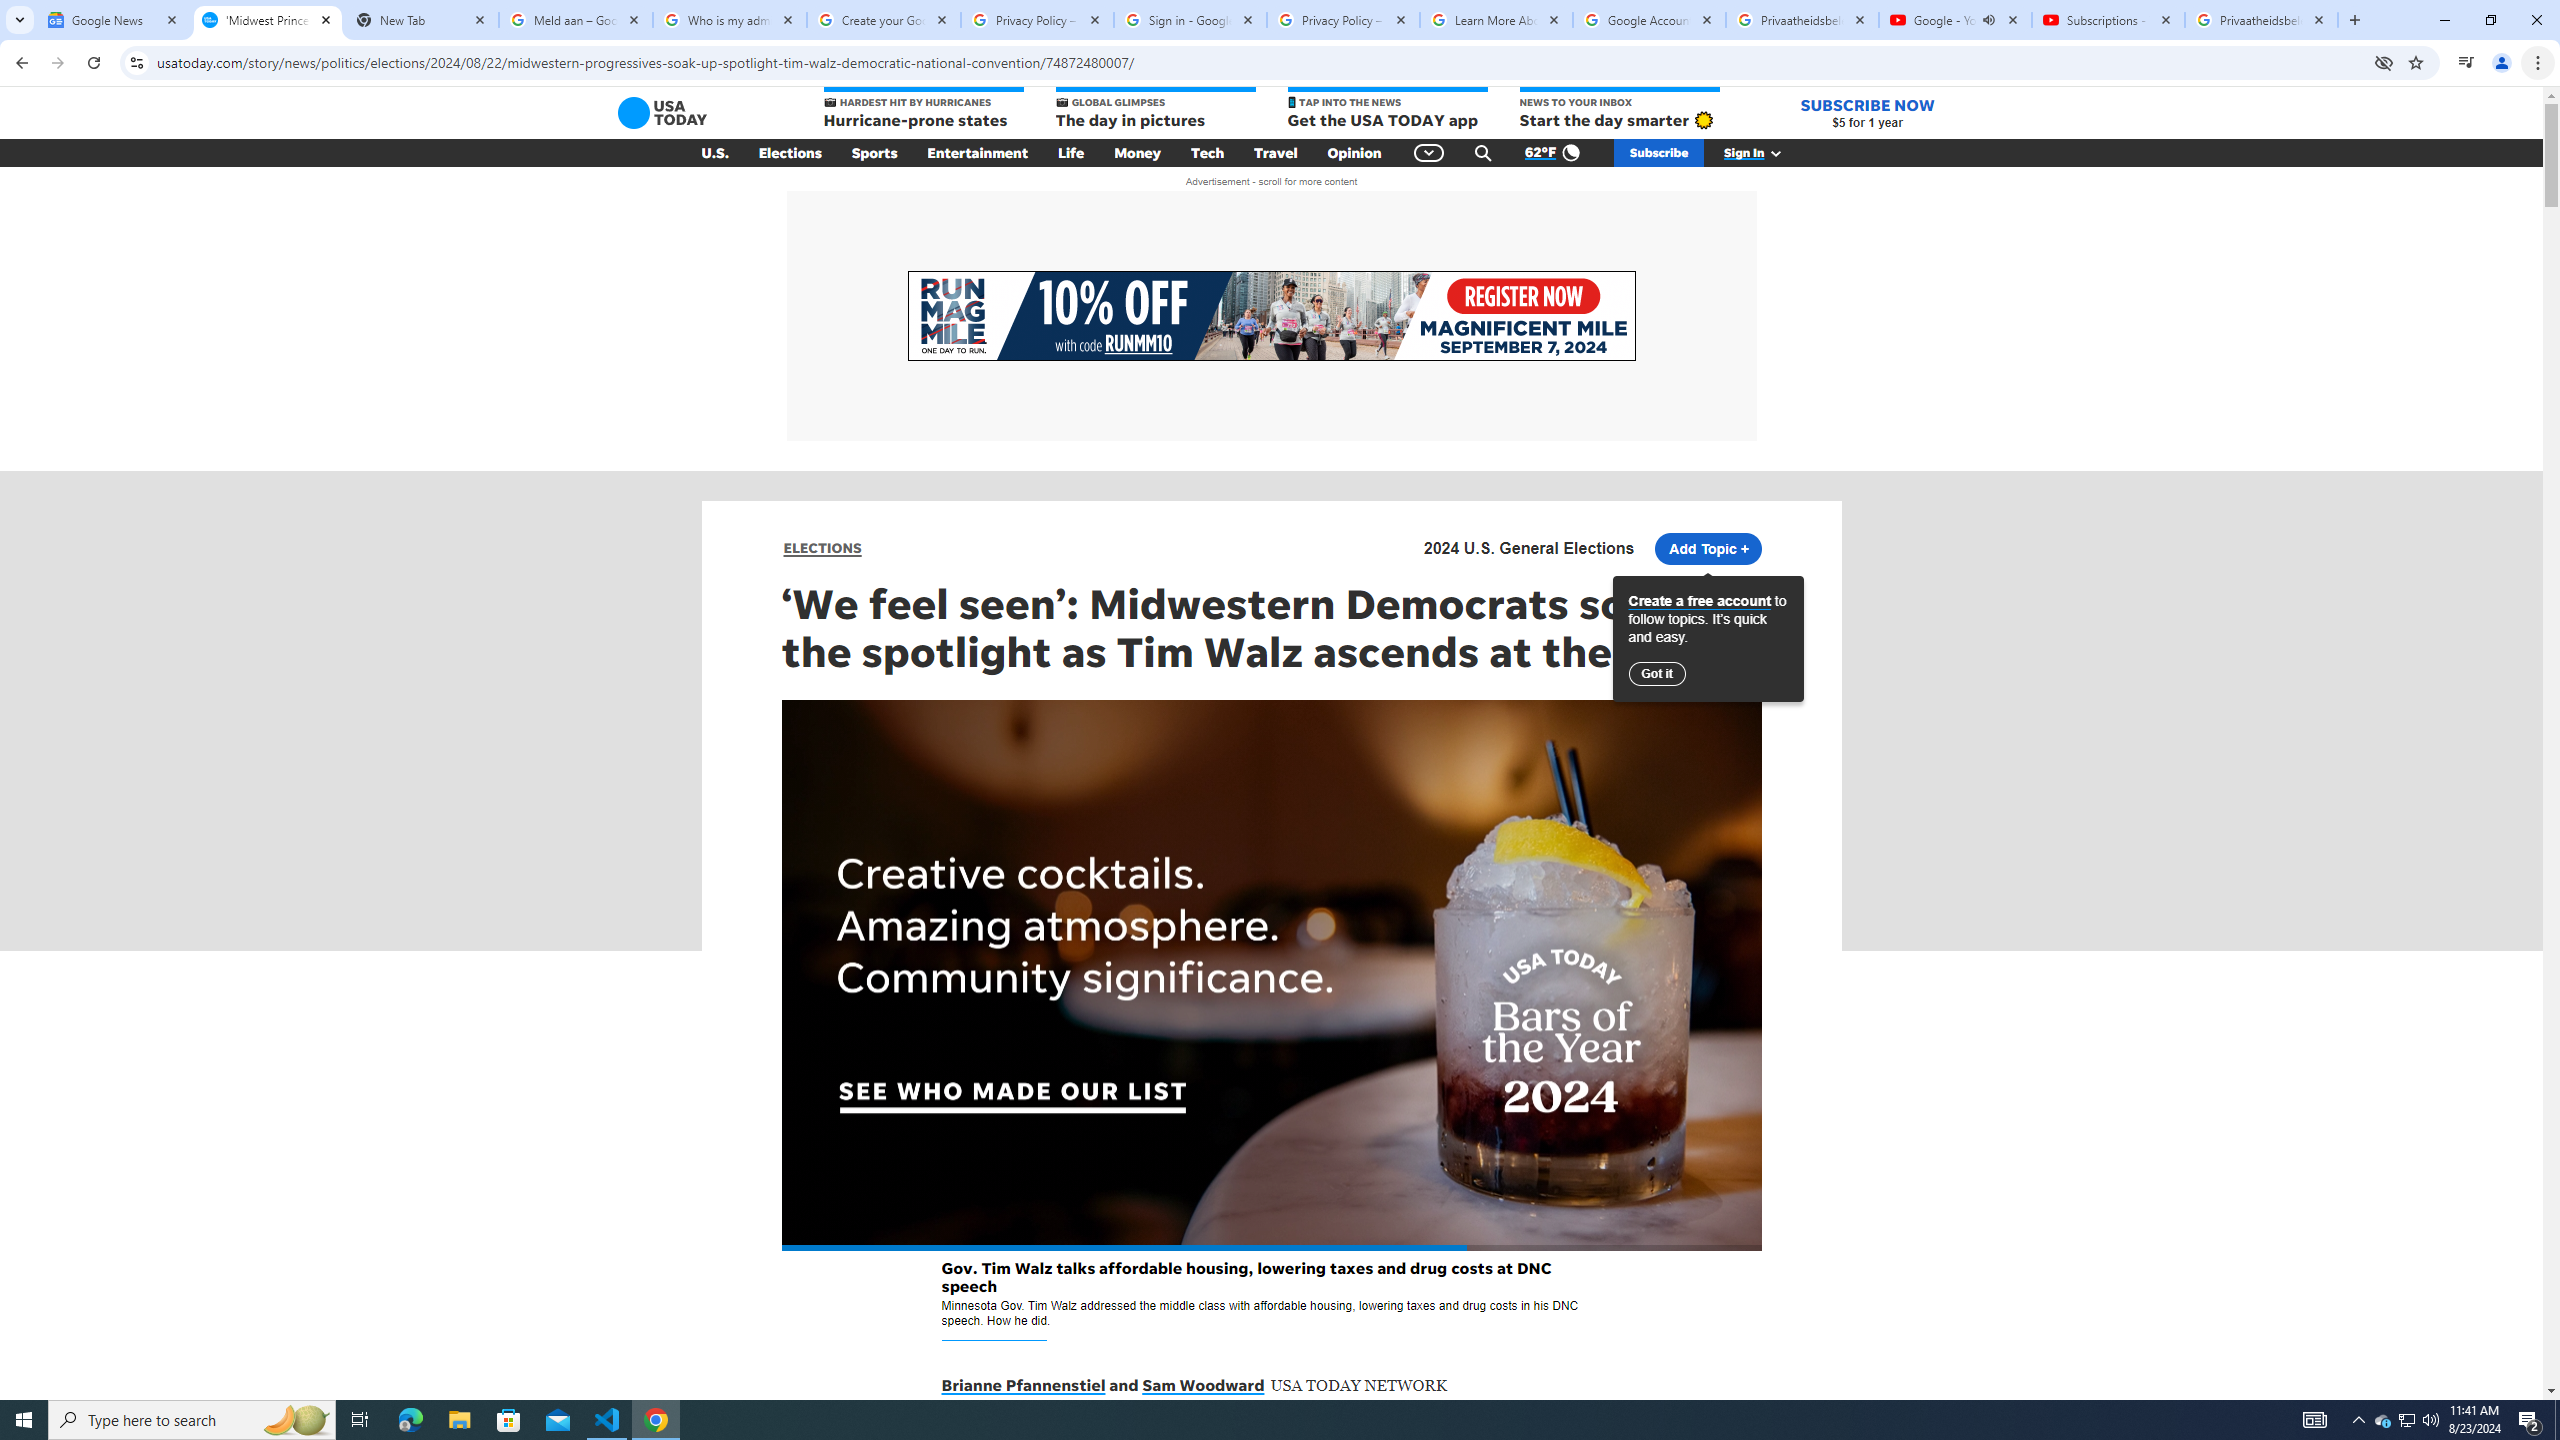 Image resolution: width=2560 pixels, height=1440 pixels. Describe the element at coordinates (2384, 61) in the screenshot. I see `'Third-party cookies blocked'` at that location.